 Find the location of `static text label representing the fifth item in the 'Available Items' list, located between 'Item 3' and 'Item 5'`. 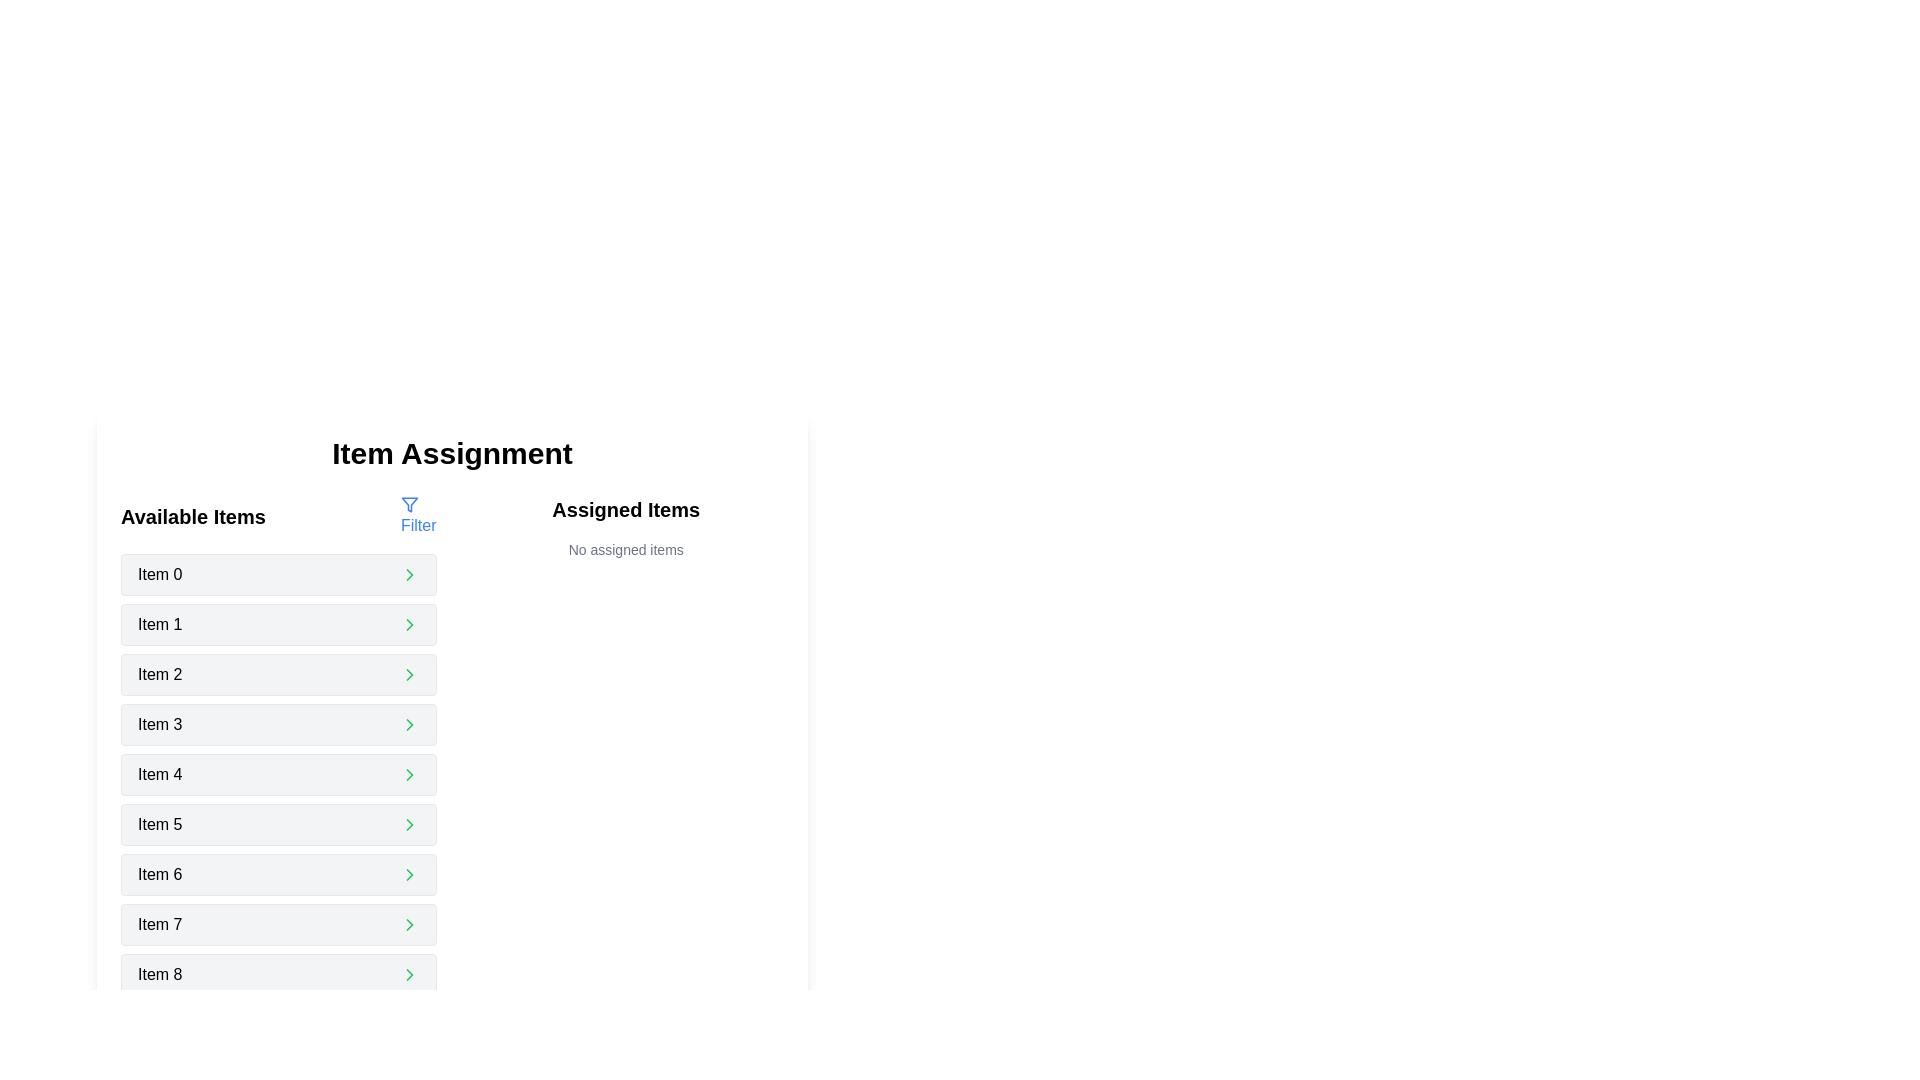

static text label representing the fifth item in the 'Available Items' list, located between 'Item 3' and 'Item 5' is located at coordinates (160, 774).